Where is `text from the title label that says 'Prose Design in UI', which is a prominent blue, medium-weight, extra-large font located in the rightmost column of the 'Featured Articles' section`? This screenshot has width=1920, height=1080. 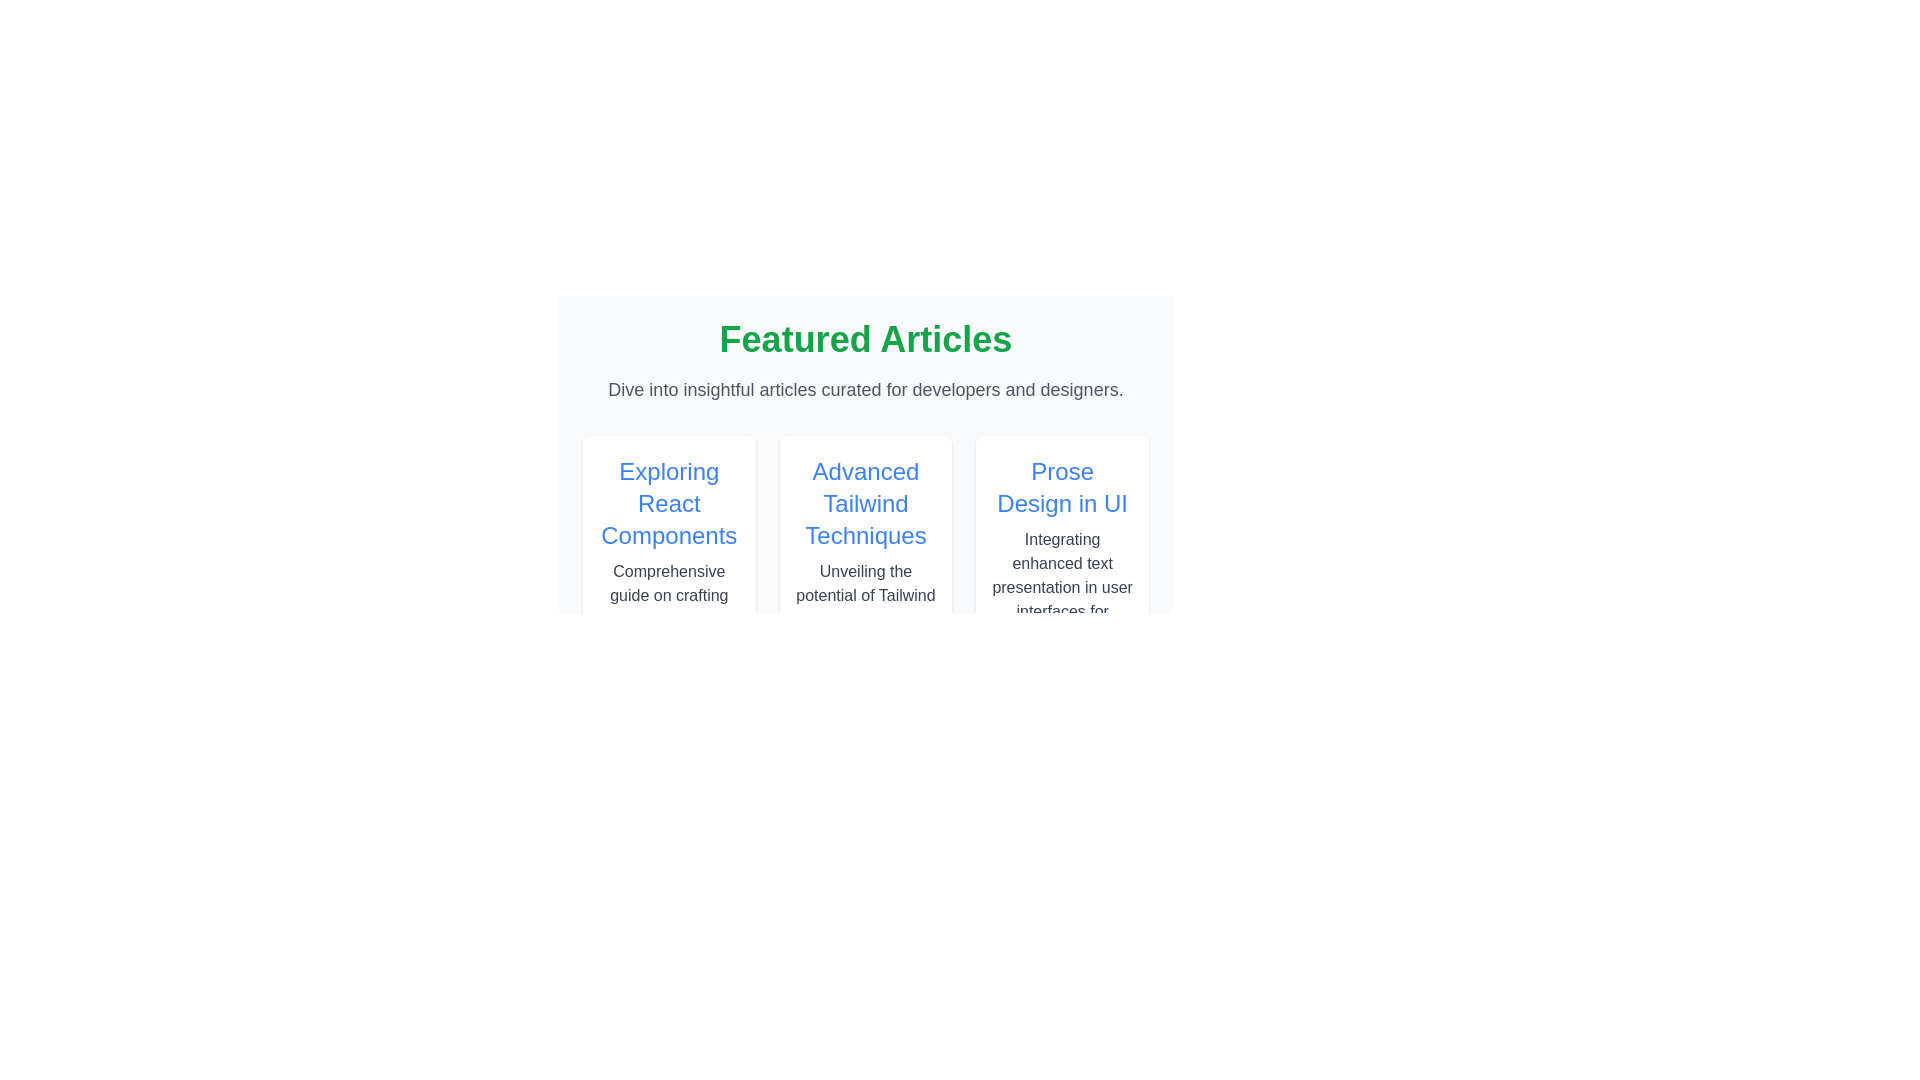
text from the title label that says 'Prose Design in UI', which is a prominent blue, medium-weight, extra-large font located in the rightmost column of the 'Featured Articles' section is located at coordinates (1061, 488).